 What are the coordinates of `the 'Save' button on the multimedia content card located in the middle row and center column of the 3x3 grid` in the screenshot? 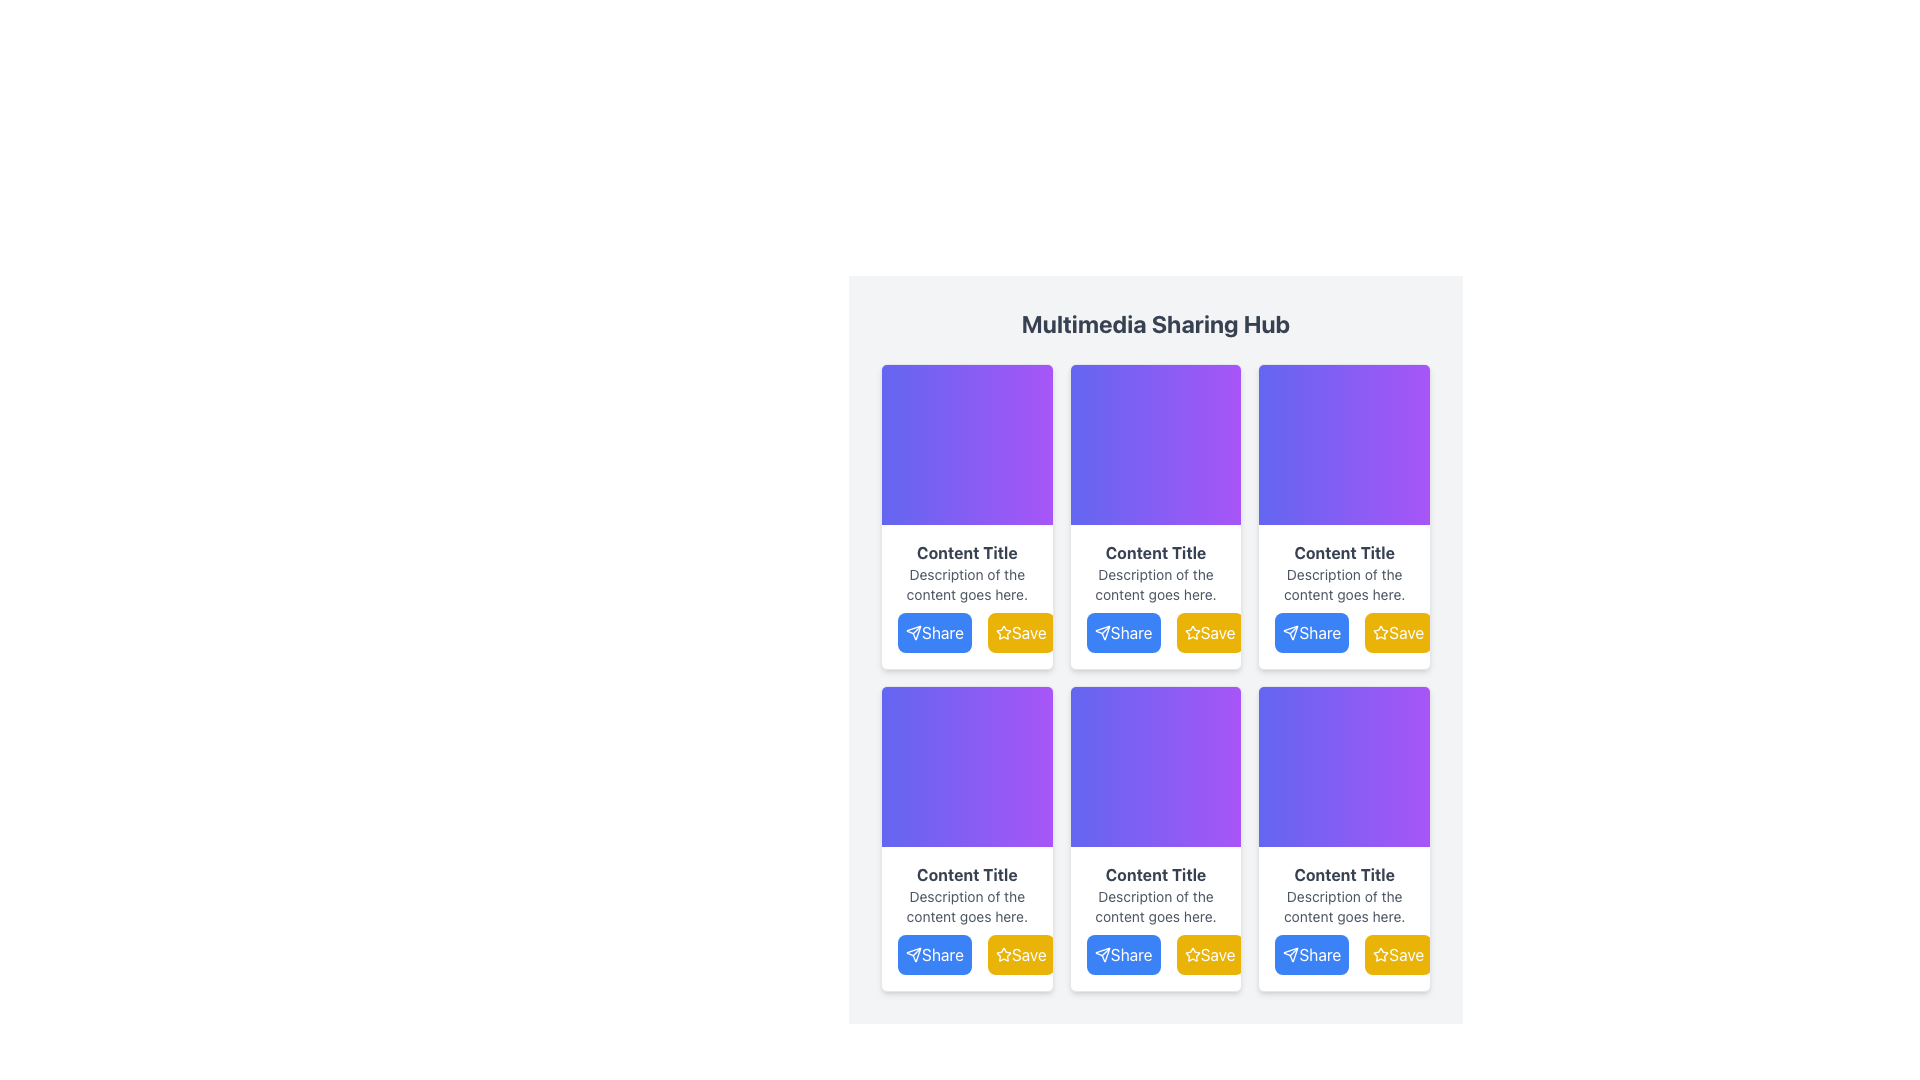 It's located at (1156, 839).